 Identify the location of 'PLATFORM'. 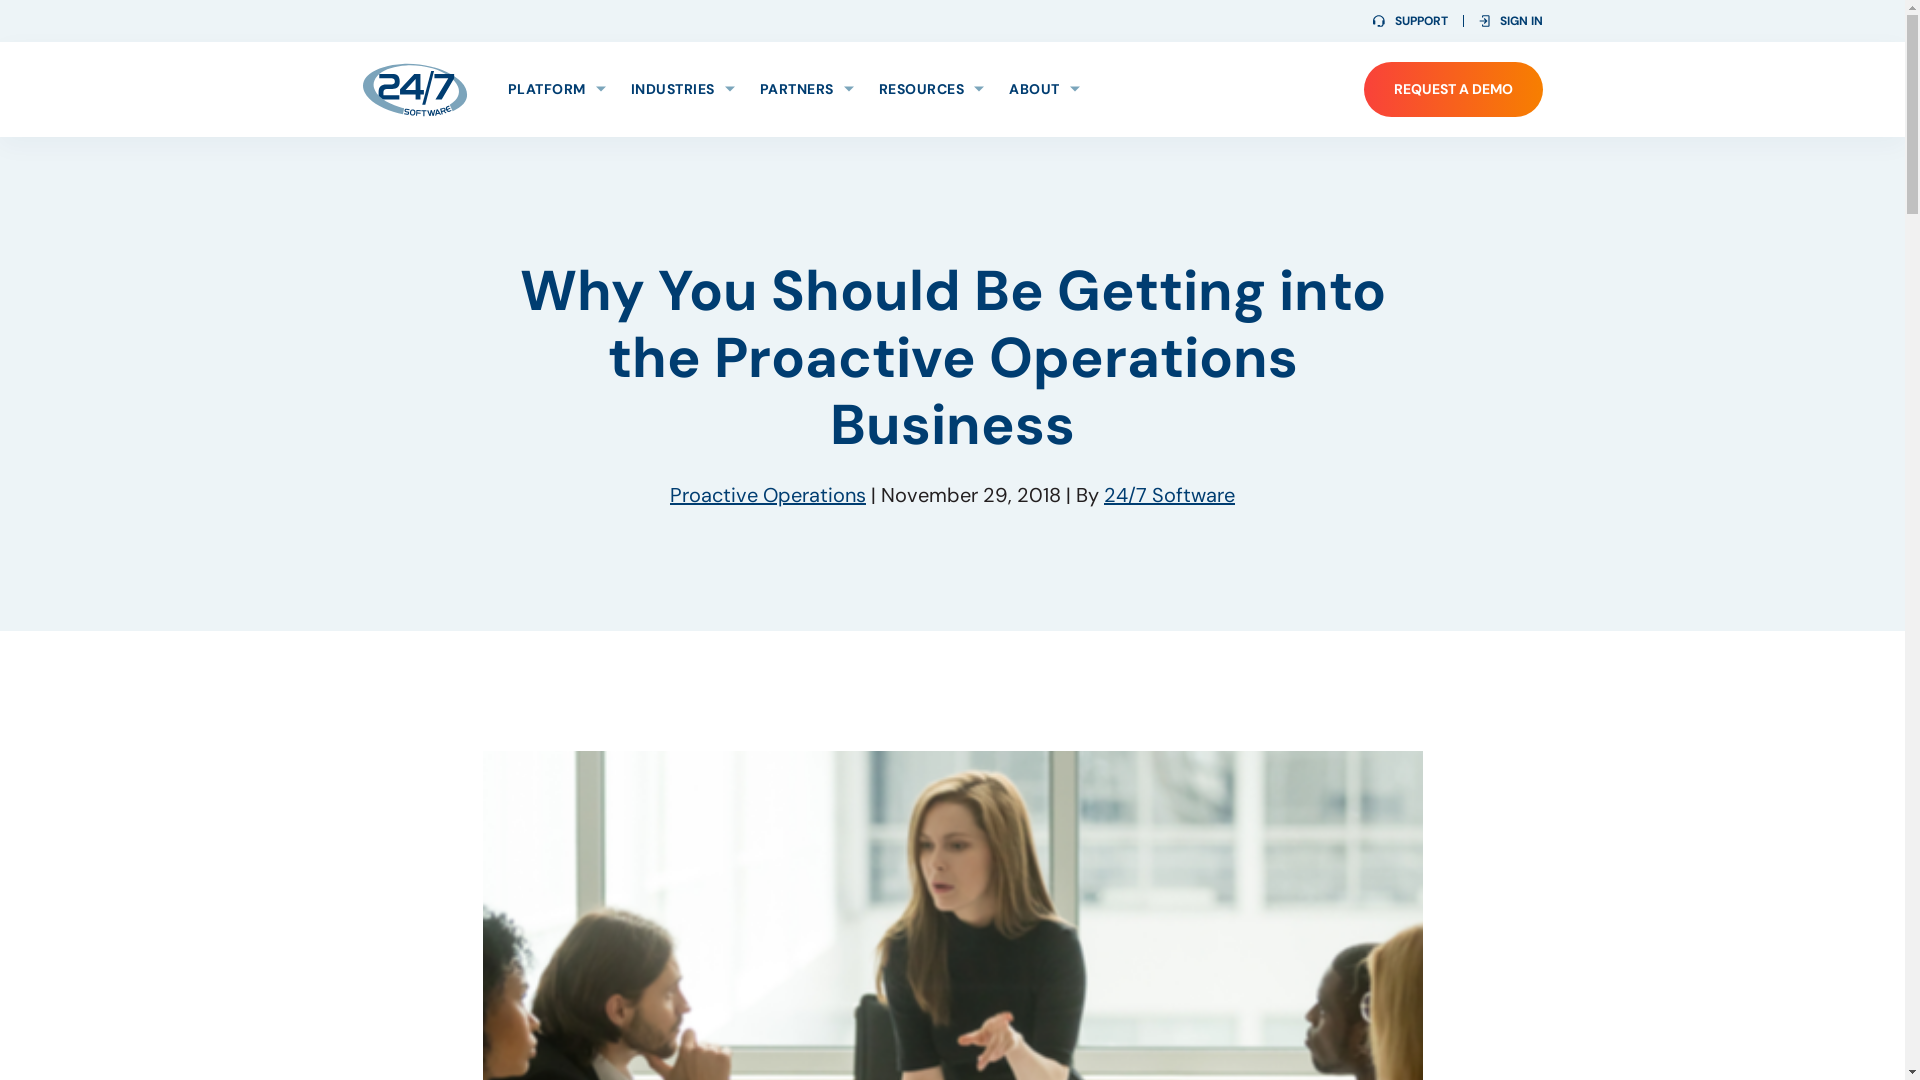
(556, 88).